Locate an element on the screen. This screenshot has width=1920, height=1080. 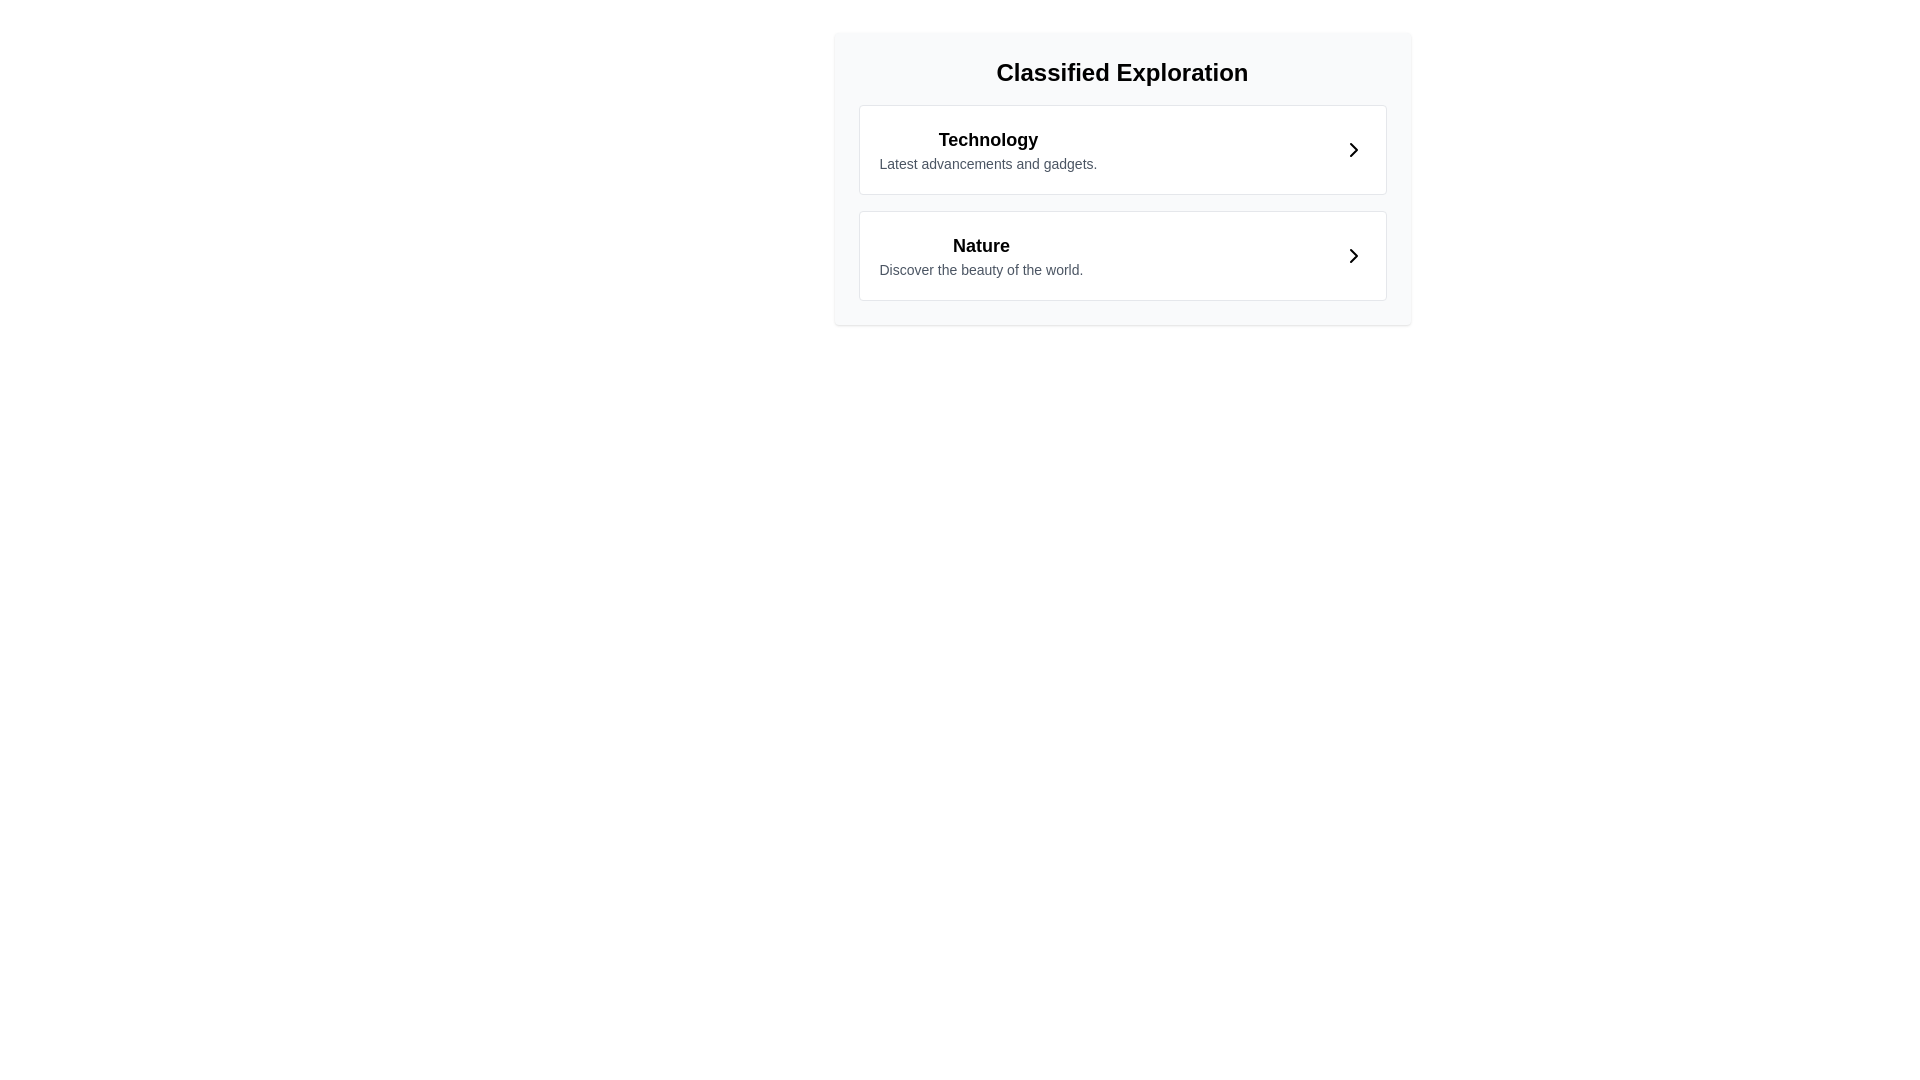
the icon located to the far-right of the 'Technology' list item in the 'Classified Exploration' section is located at coordinates (1353, 149).